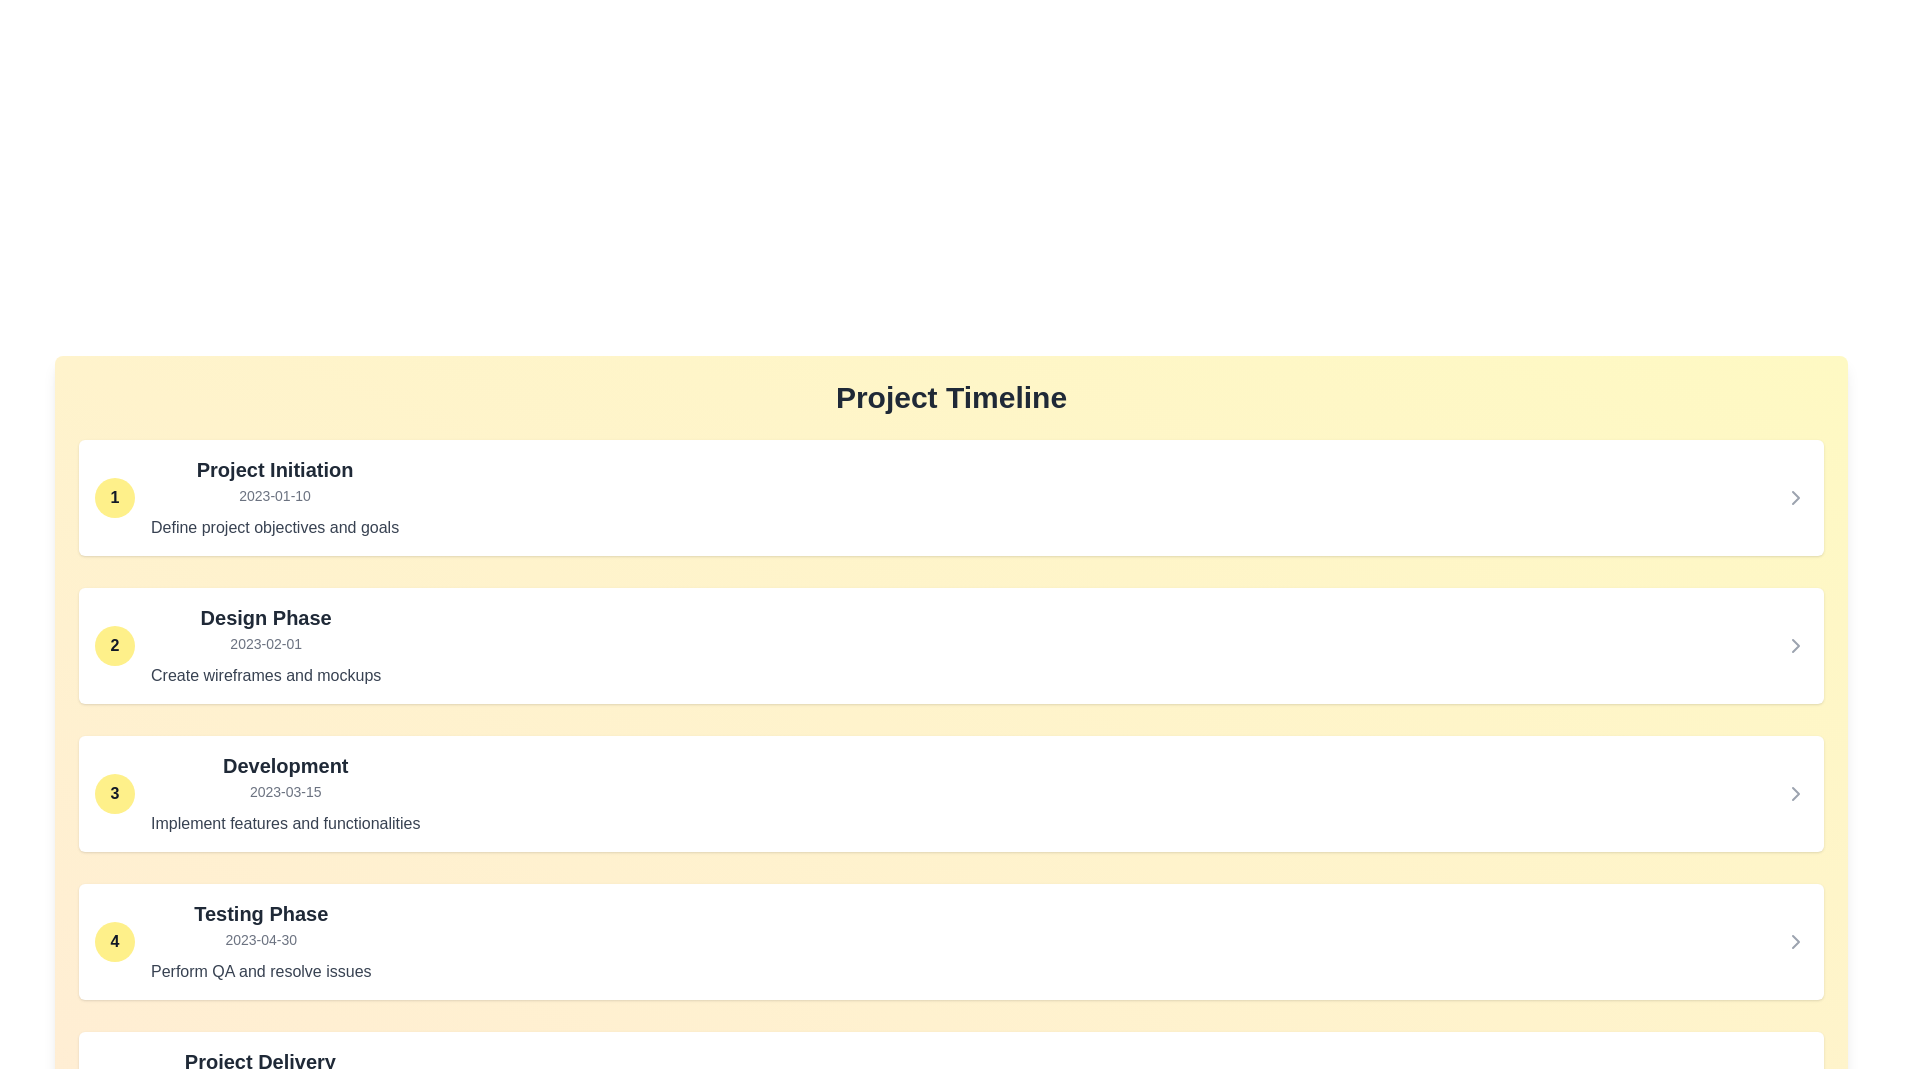 The height and width of the screenshot is (1080, 1920). I want to click on the text label displaying 'Design Phase', which is styled in bold and larger font, located above the date '2023-02-01' within the section marked by a circular yellow icon with the numeral '2', so click(265, 616).